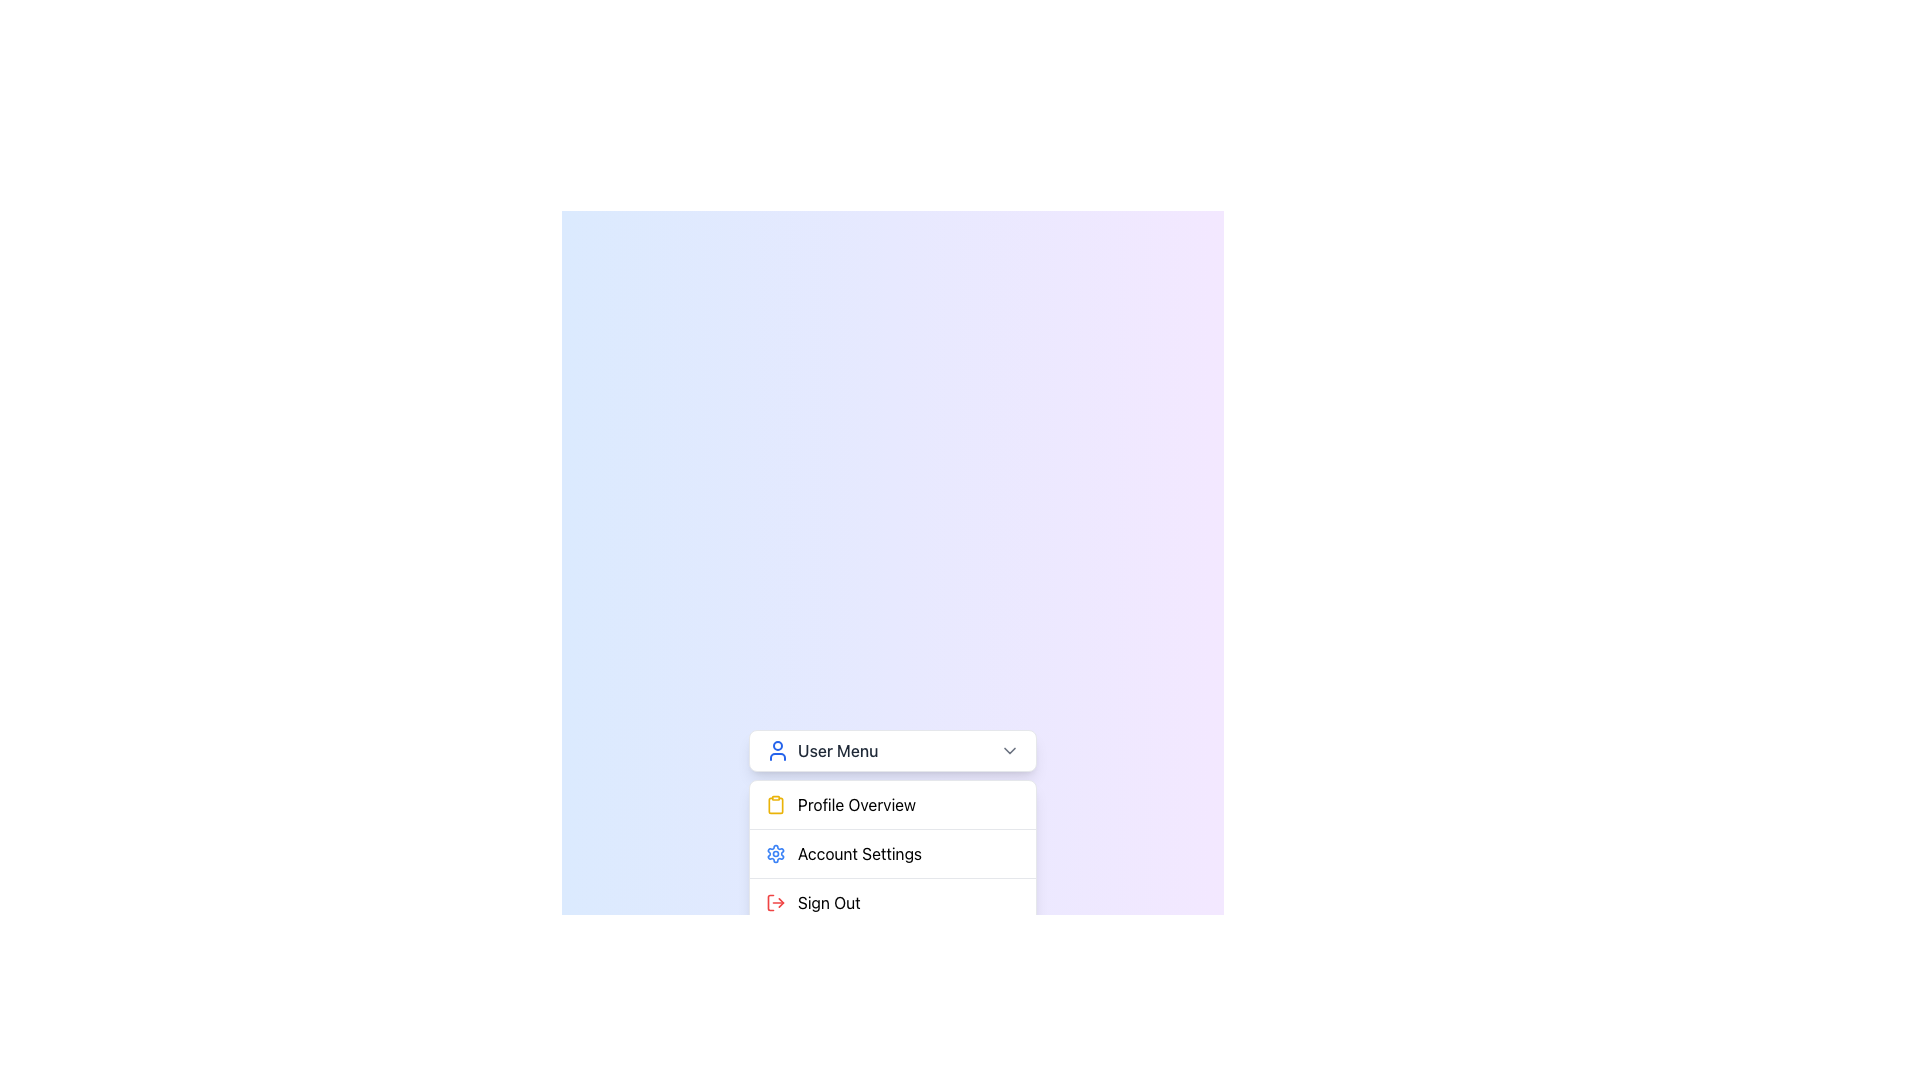  I want to click on text label that serves as the title for the dropdown menu associated with user-related actions, located to the right of the blue user icon in the top center of the dropdown menu, so click(838, 751).